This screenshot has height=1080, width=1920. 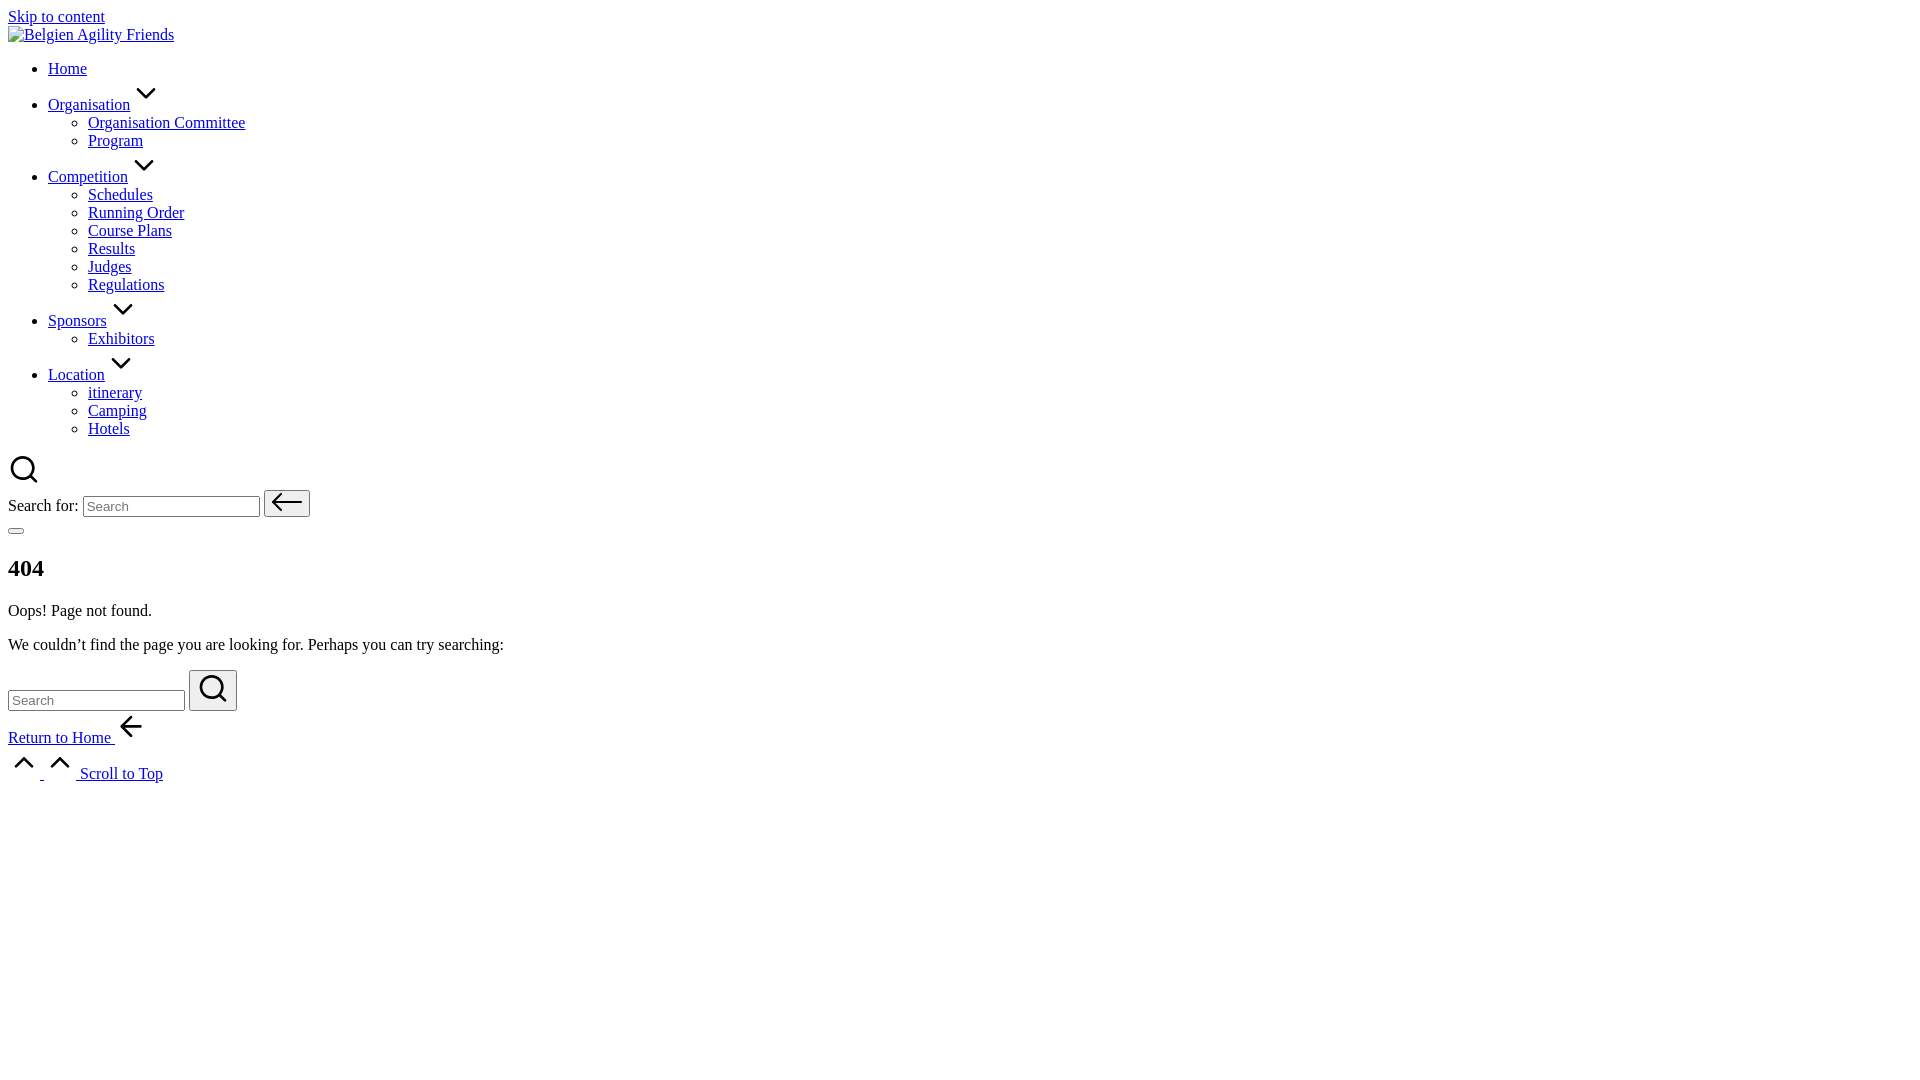 I want to click on 'Program', so click(x=114, y=139).